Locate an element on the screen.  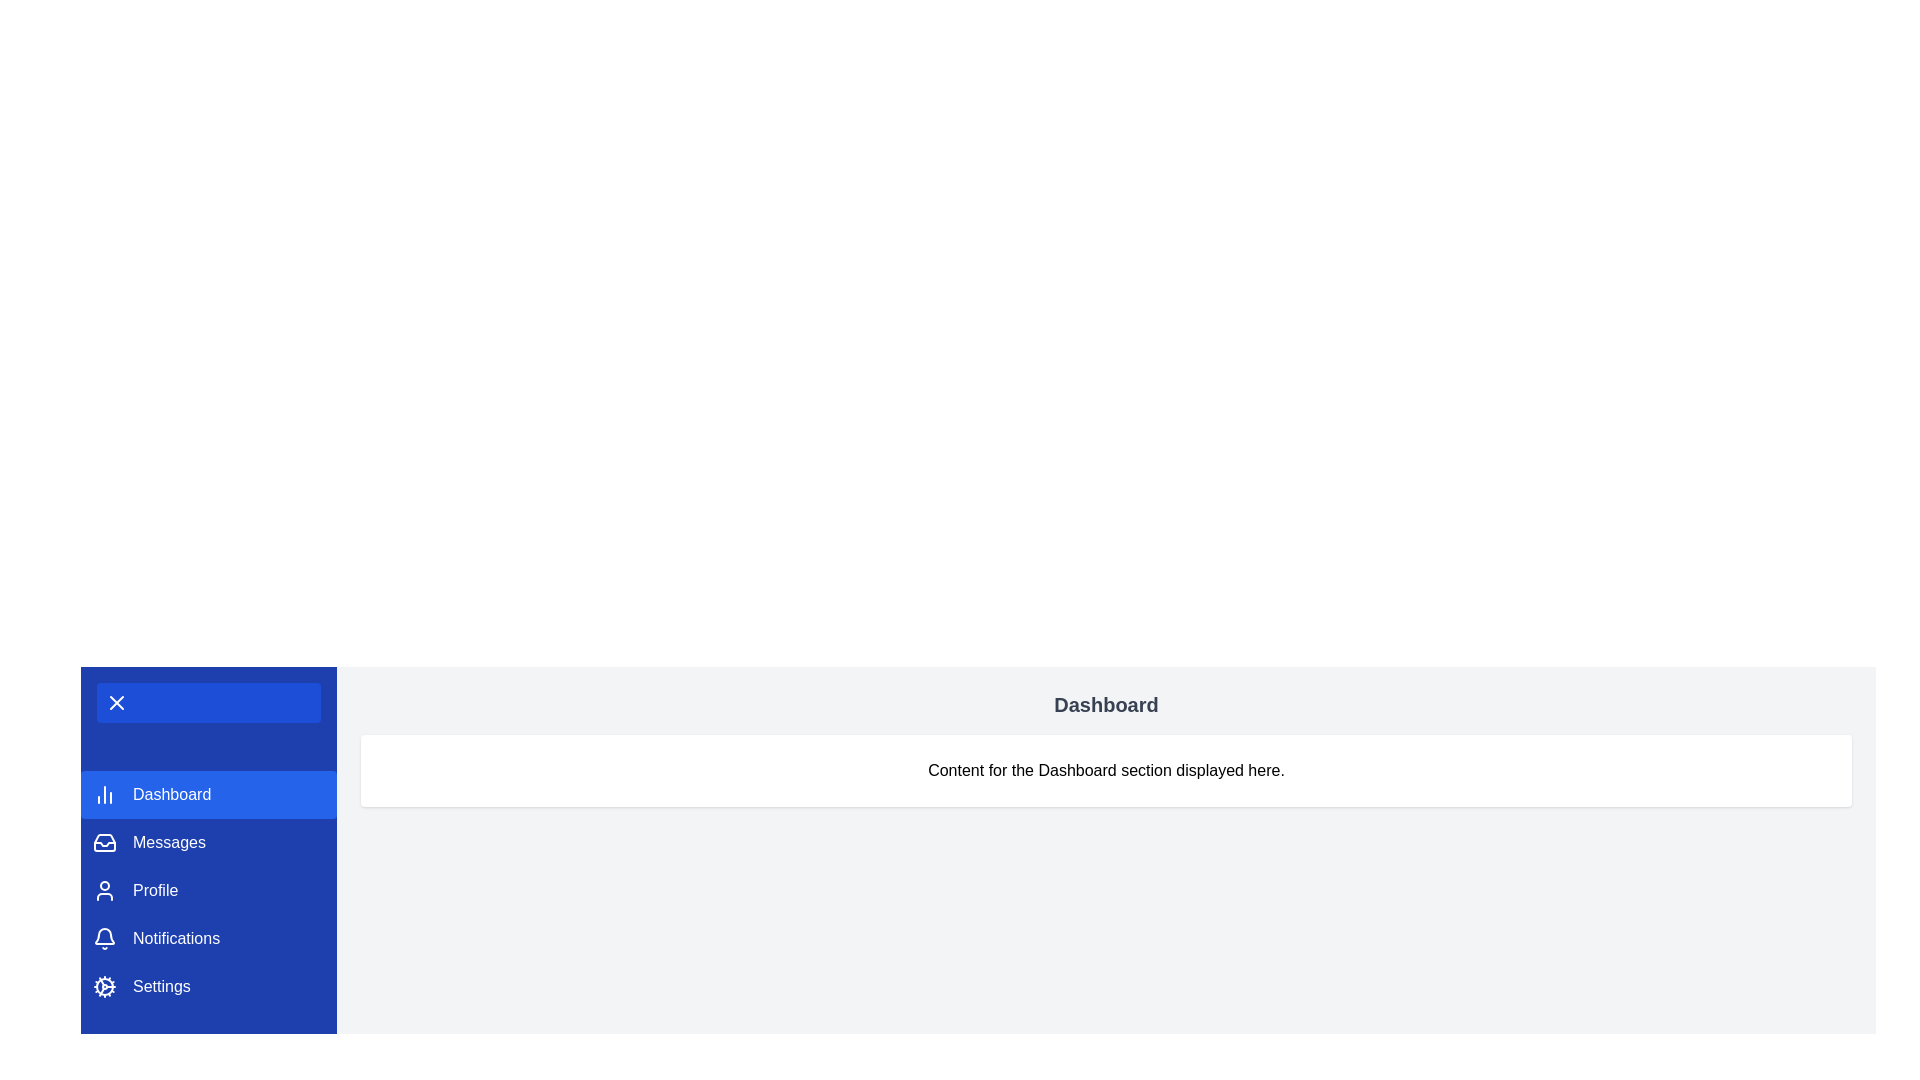
the cog icon representing settings from its position in the left-side navigation menu, as it is part of a customizable toolbar is located at coordinates (104, 986).